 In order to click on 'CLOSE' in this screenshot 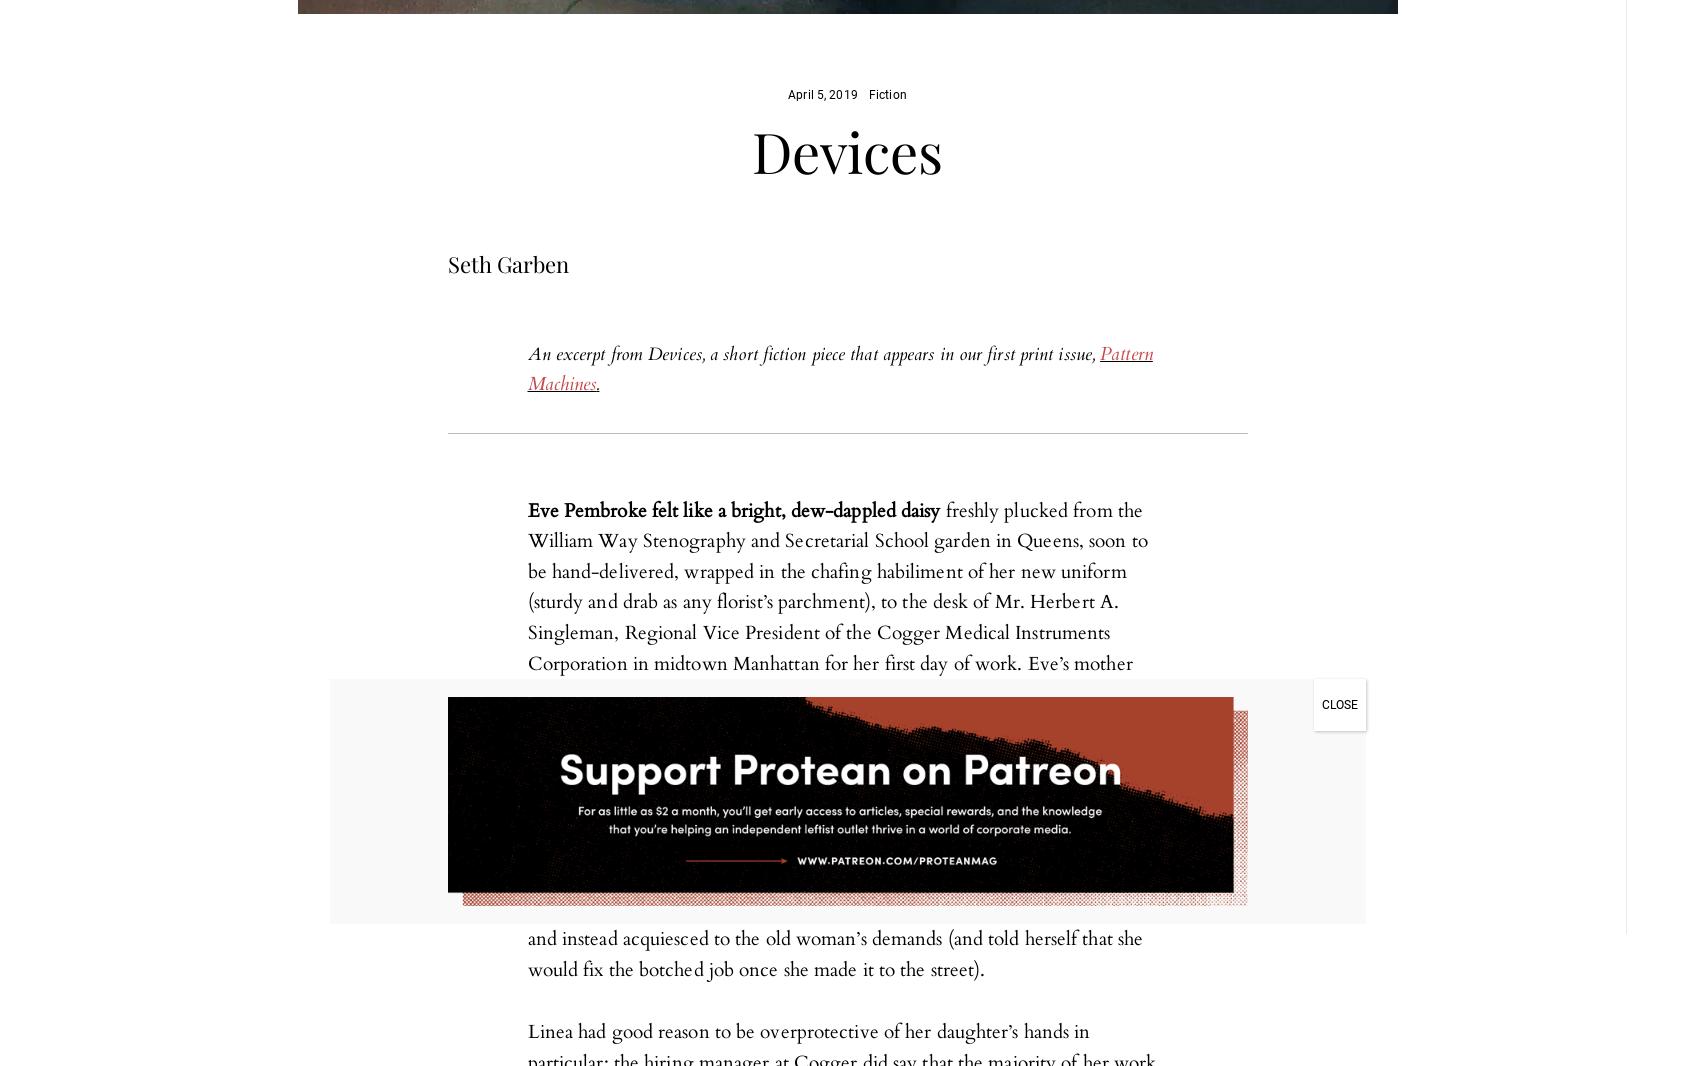, I will do `click(1339, 704)`.